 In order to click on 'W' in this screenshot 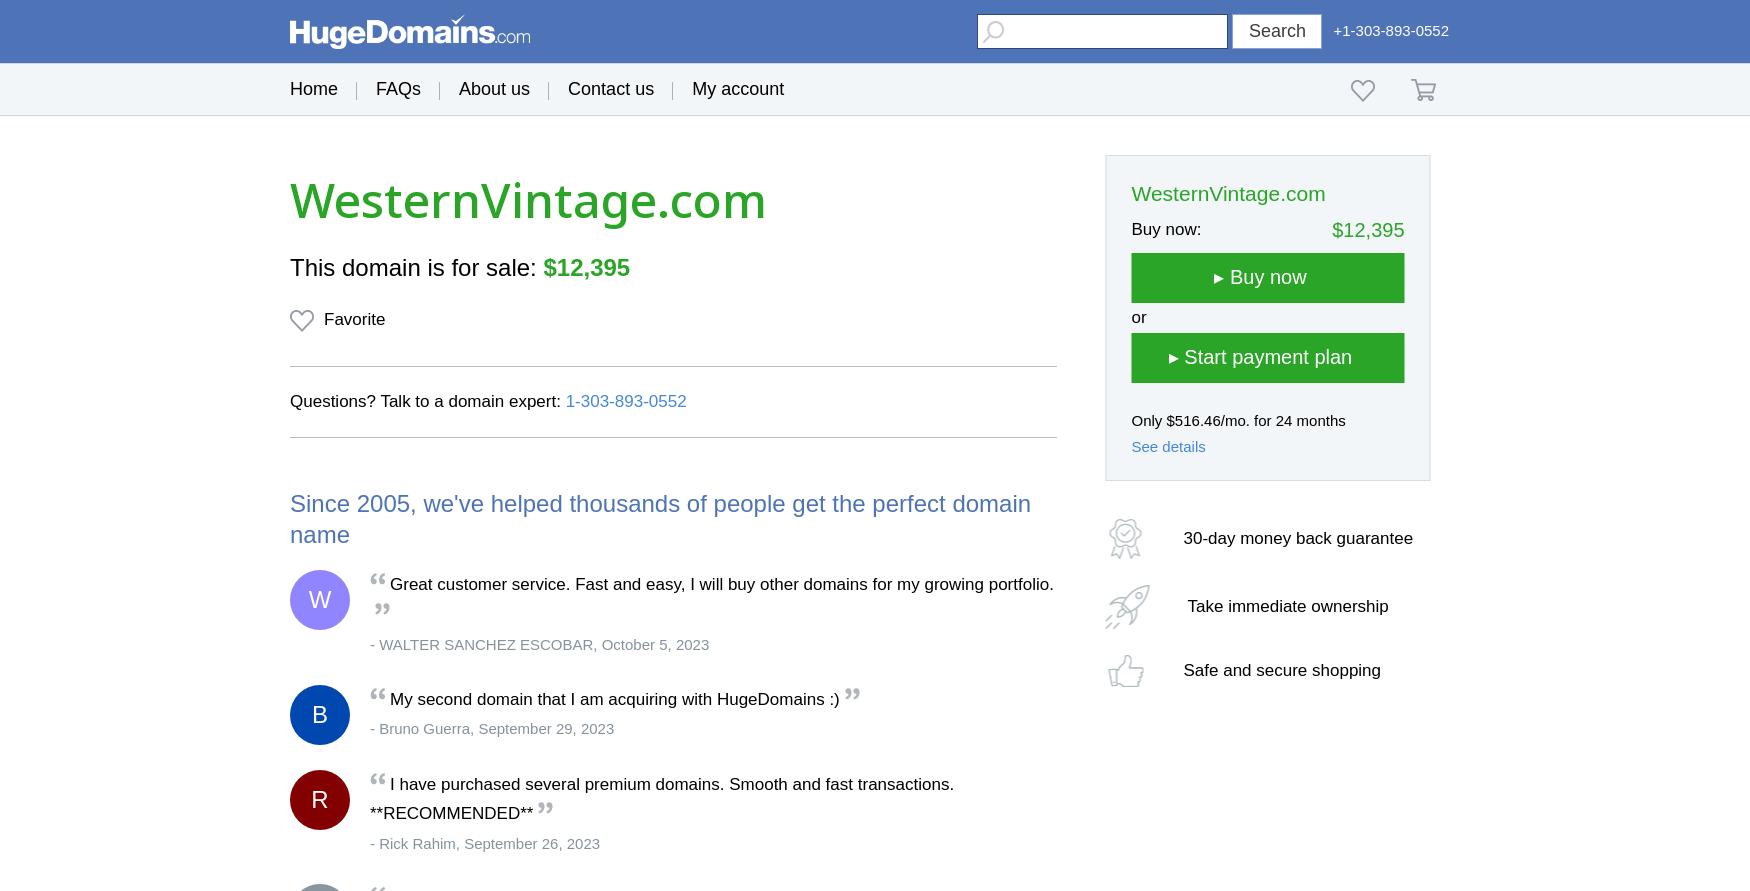, I will do `click(319, 599)`.